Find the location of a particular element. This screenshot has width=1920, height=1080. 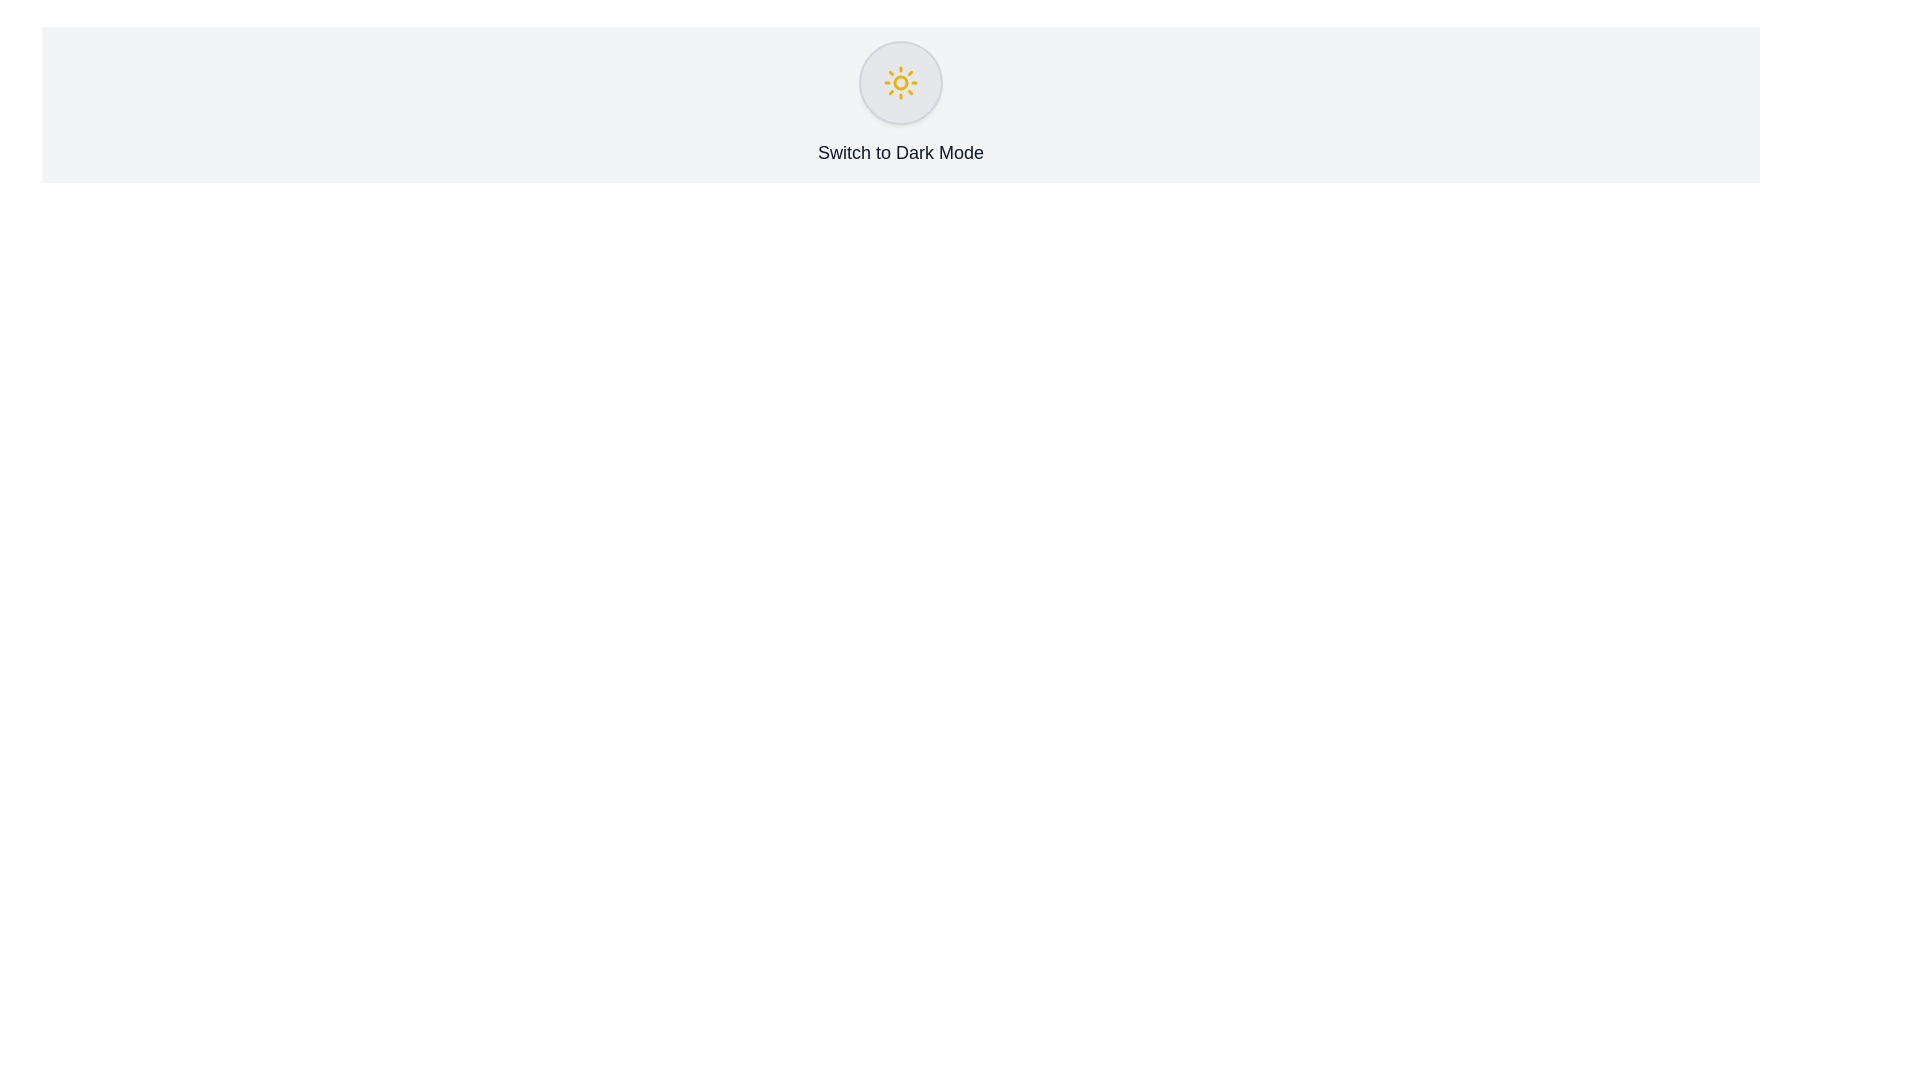

the yellow sun icon within the circular button at the top center of the interface, which is part of the 'Switch to Dark Mode' feature is located at coordinates (900, 82).